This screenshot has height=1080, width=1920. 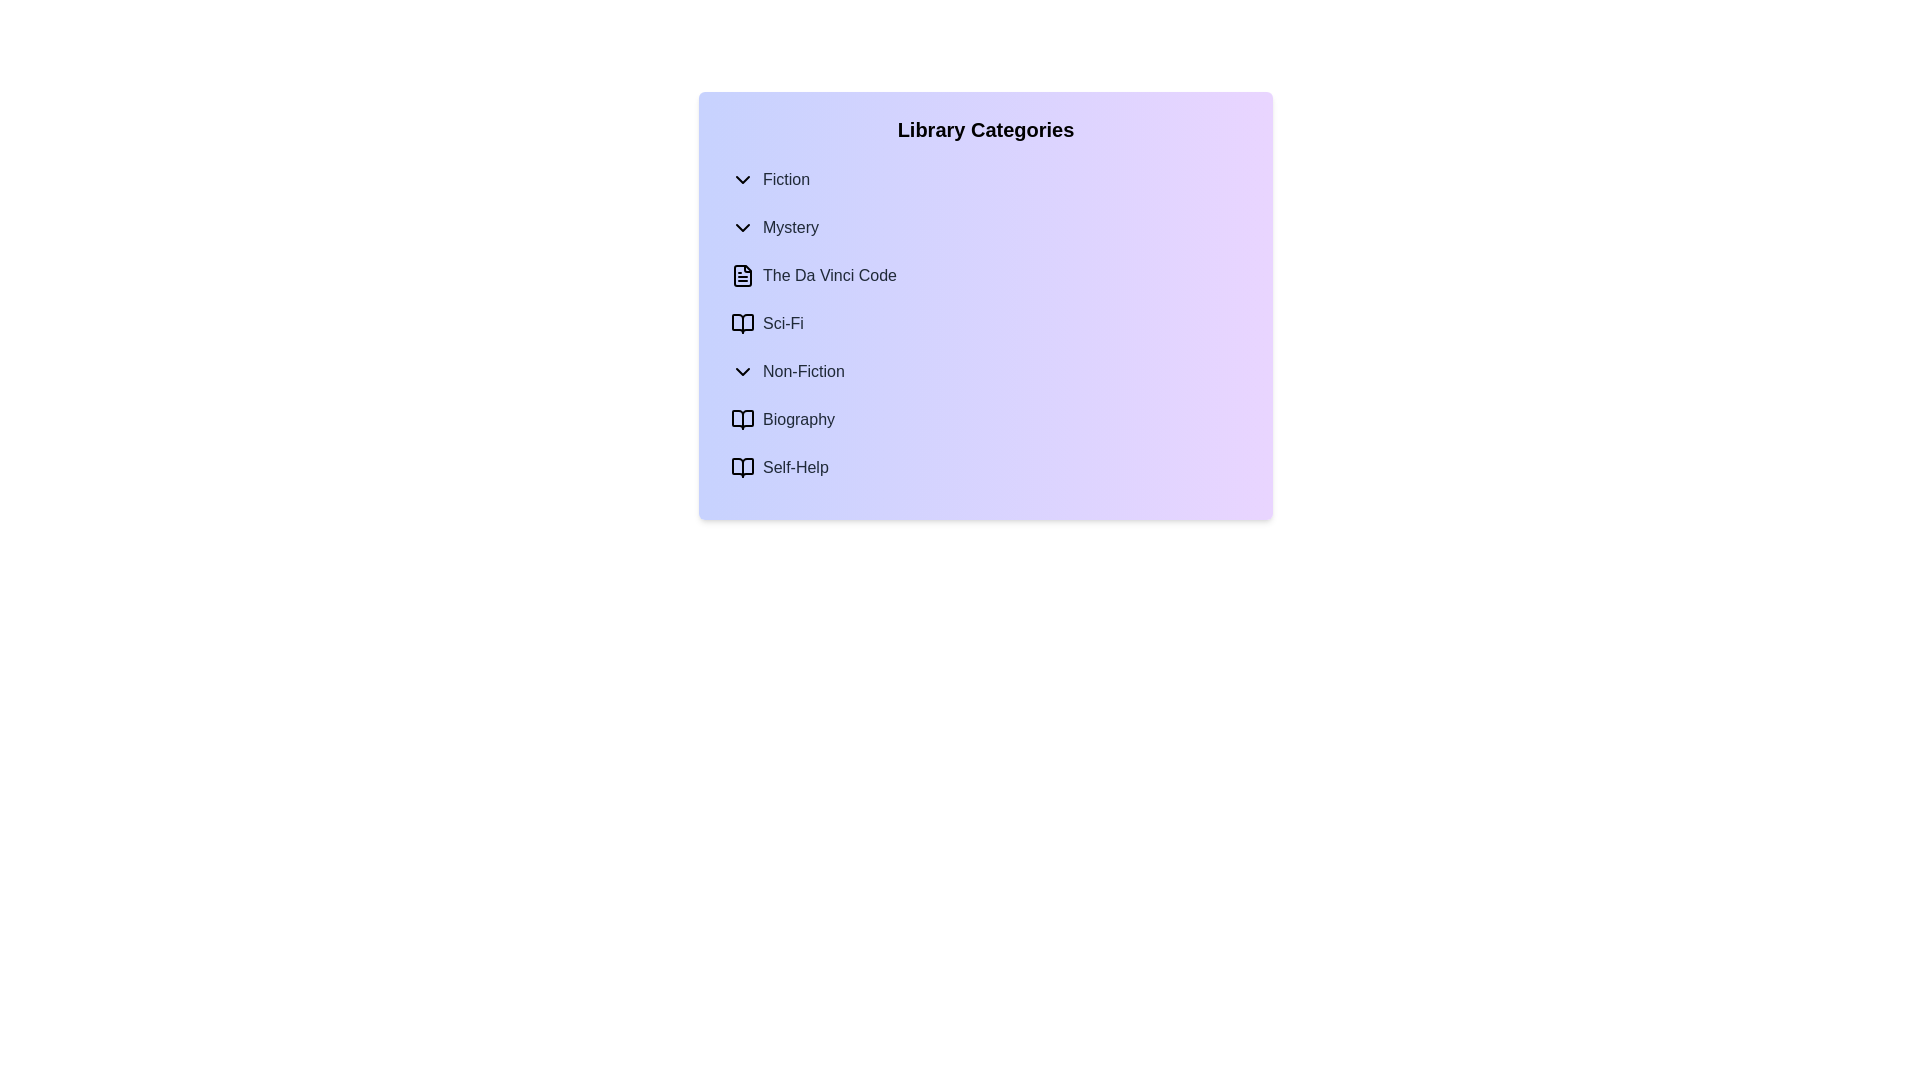 I want to click on the text label 'The Da Vinci Code' located in the expanded 'Mystery' section of the 'Library Categories' widget, so click(x=830, y=276).